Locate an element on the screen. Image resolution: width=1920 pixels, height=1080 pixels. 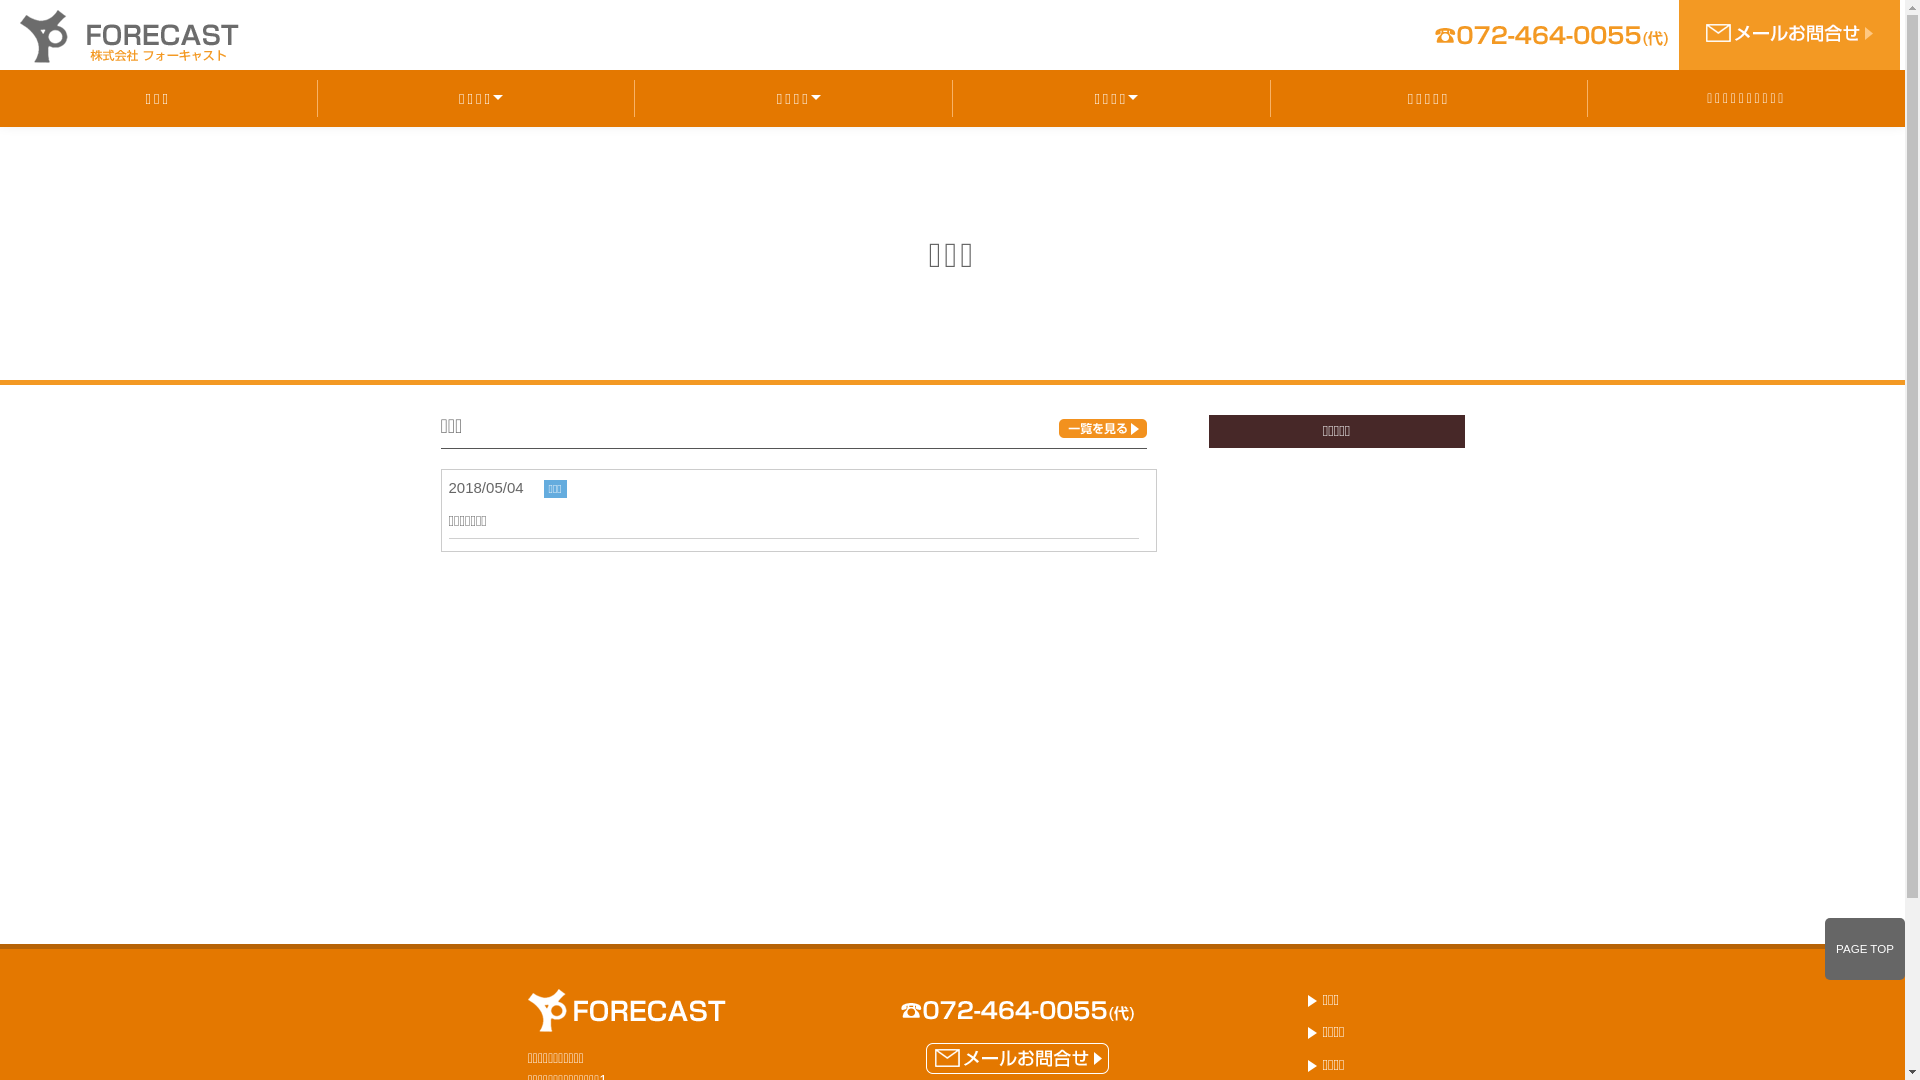
'PAGE TOP' is located at coordinates (1824, 948).